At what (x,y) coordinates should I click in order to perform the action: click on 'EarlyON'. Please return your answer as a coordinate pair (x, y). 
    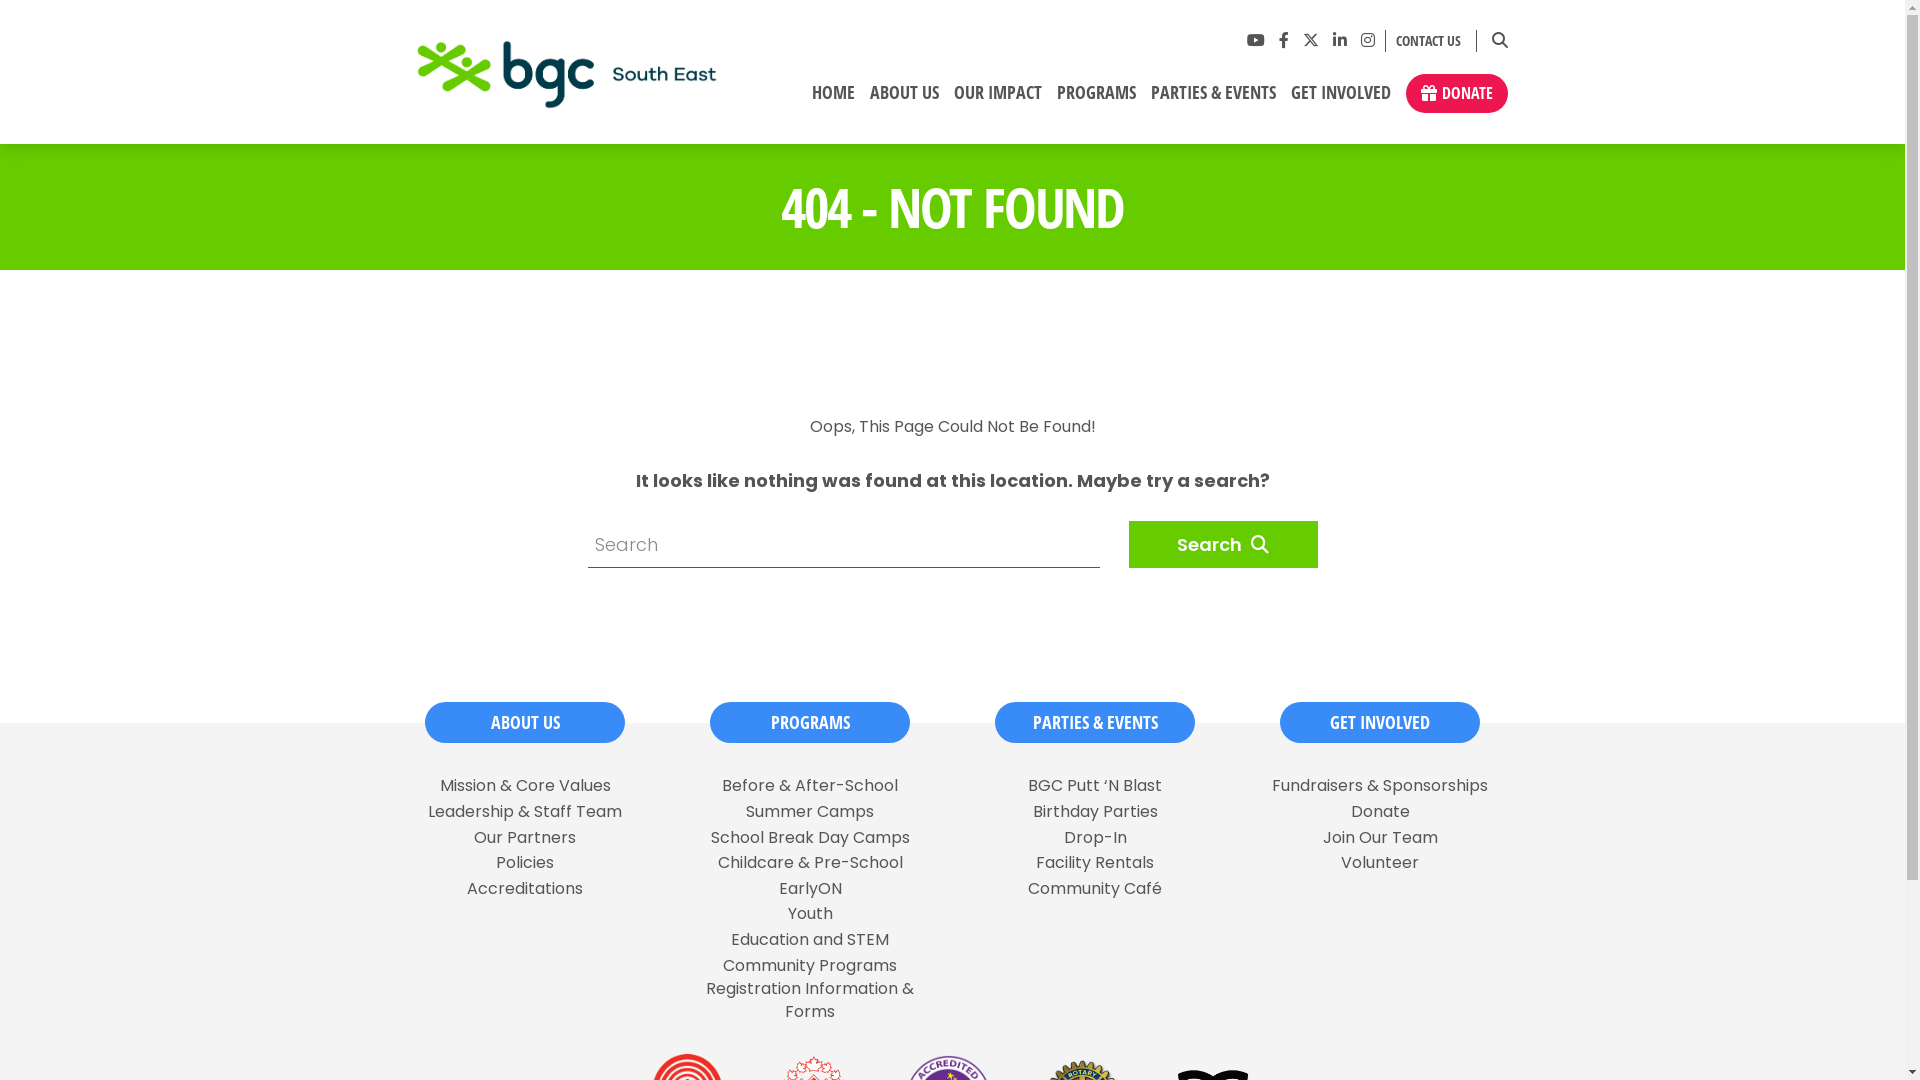
    Looking at the image, I should click on (809, 887).